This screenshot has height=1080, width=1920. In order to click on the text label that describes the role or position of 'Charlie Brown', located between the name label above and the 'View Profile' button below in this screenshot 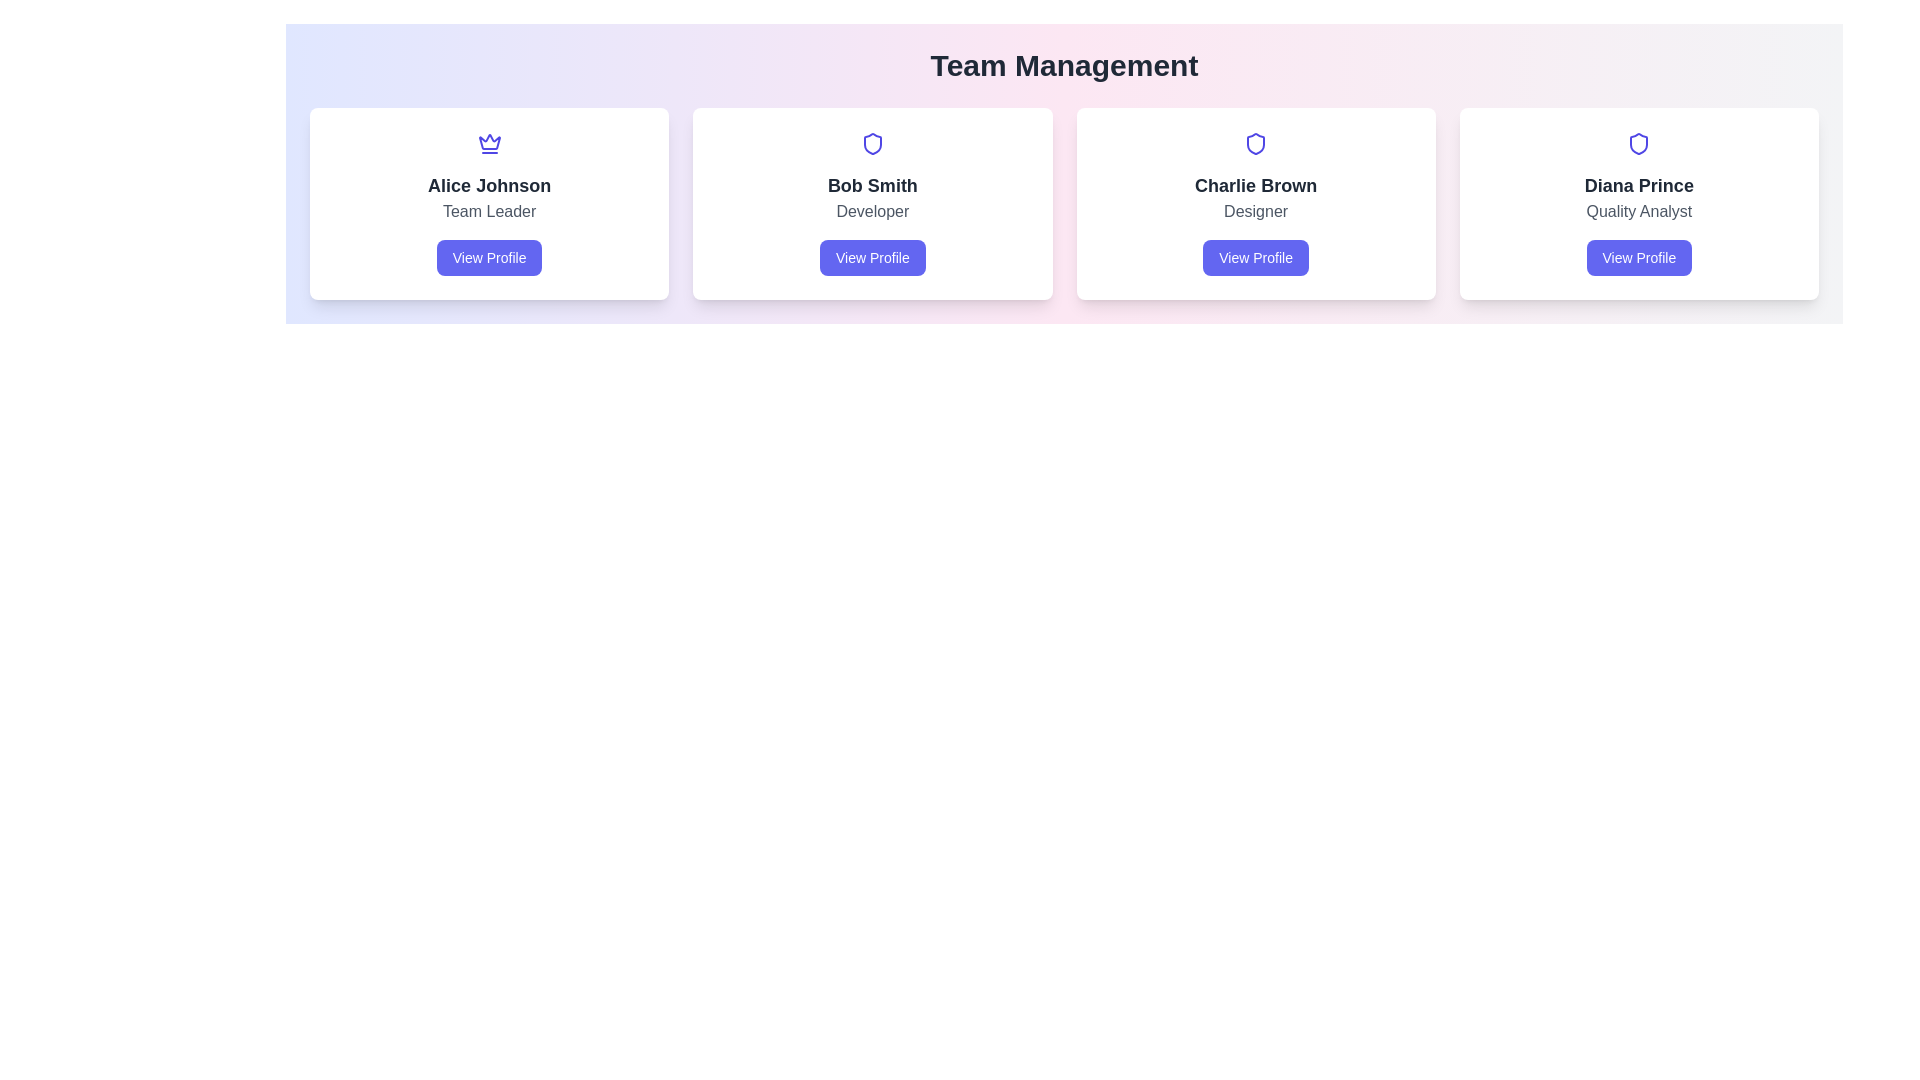, I will do `click(1255, 212)`.